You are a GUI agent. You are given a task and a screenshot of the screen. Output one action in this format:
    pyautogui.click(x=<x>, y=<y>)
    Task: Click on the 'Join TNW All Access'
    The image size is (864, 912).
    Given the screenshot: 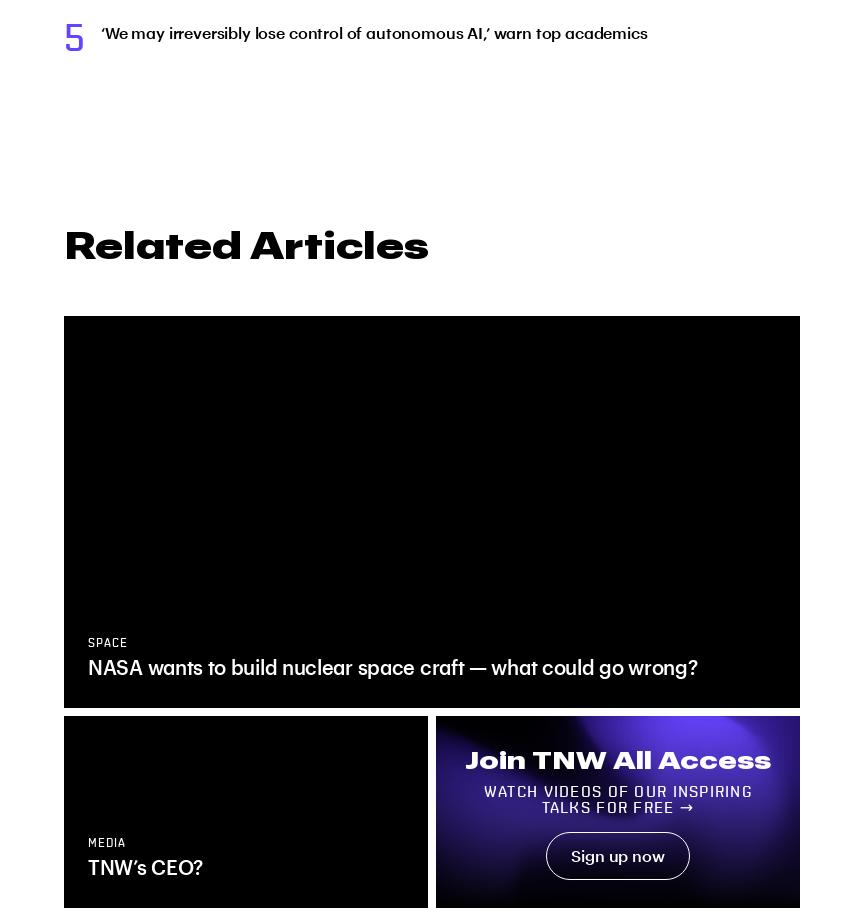 What is the action you would take?
    pyautogui.click(x=617, y=757)
    